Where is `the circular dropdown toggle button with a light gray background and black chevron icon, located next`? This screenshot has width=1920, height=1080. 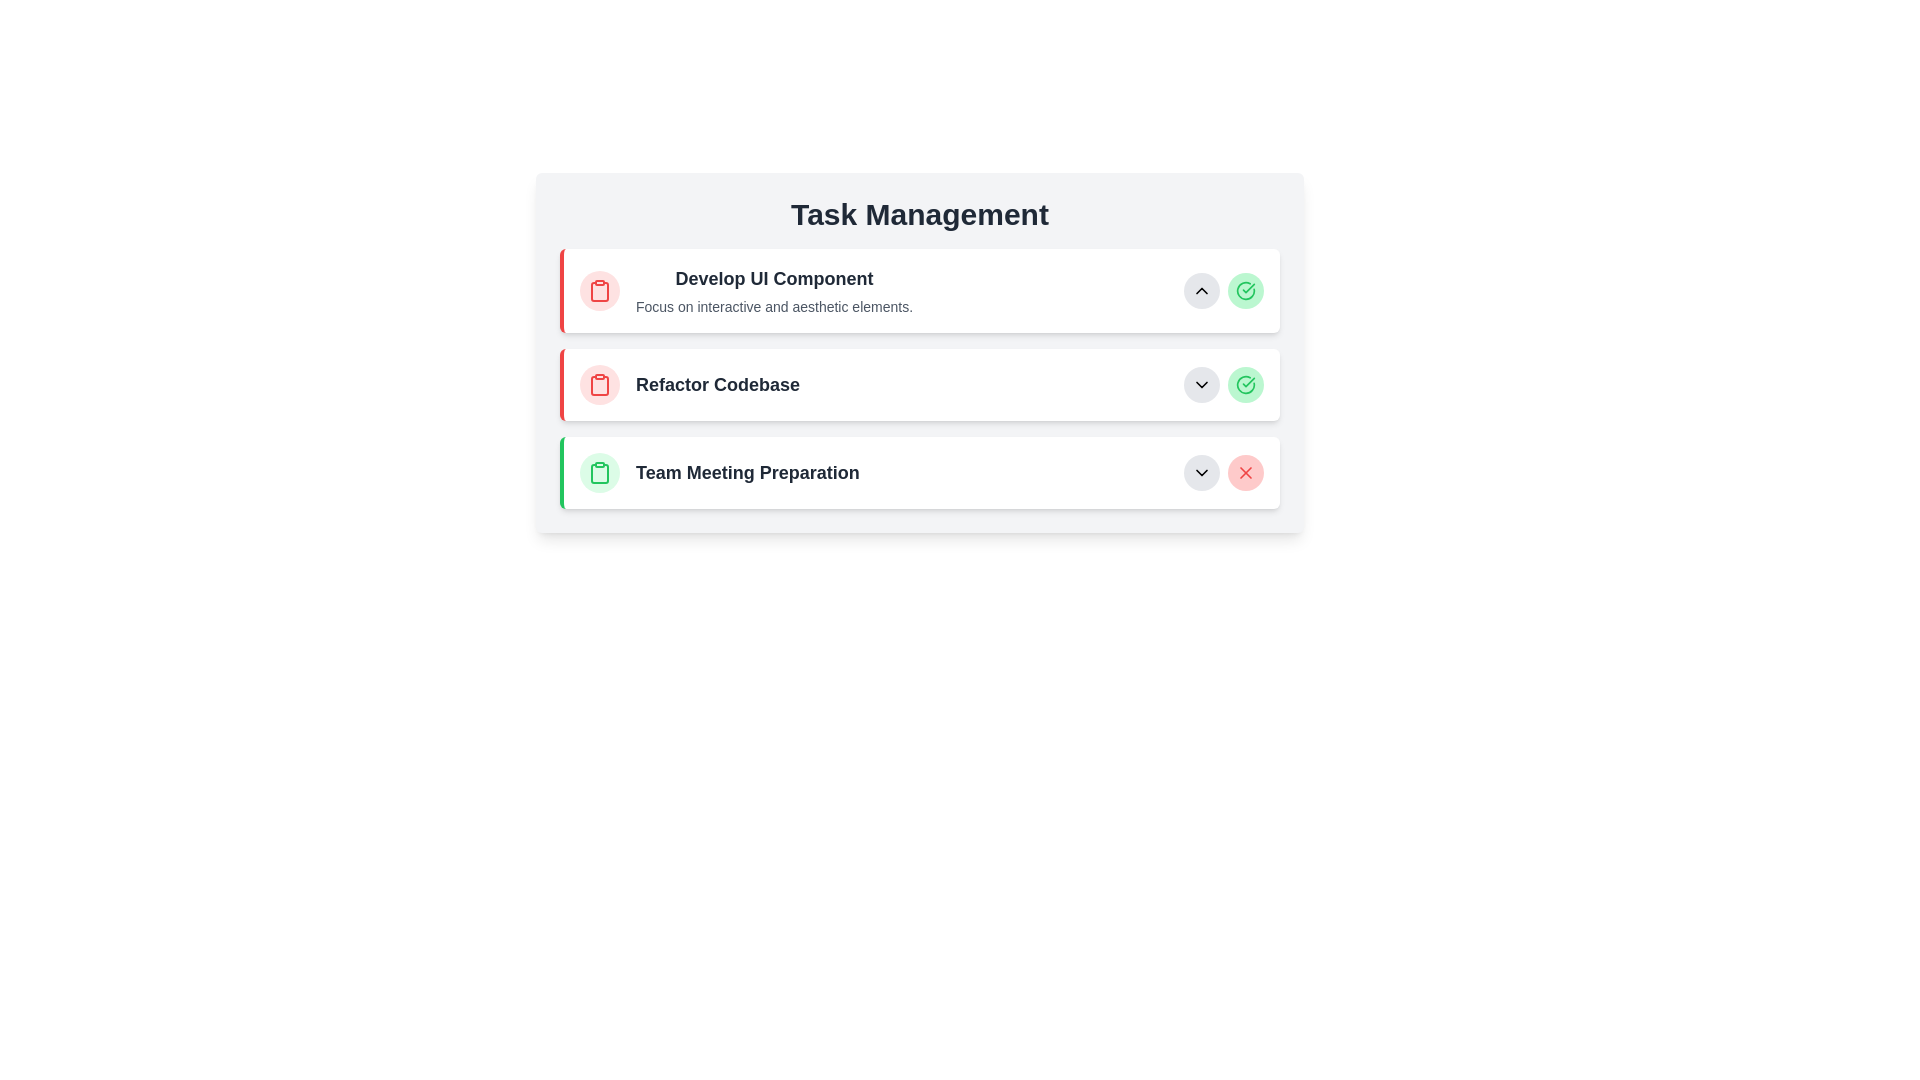 the circular dropdown toggle button with a light gray background and black chevron icon, located next is located at coordinates (1200, 473).